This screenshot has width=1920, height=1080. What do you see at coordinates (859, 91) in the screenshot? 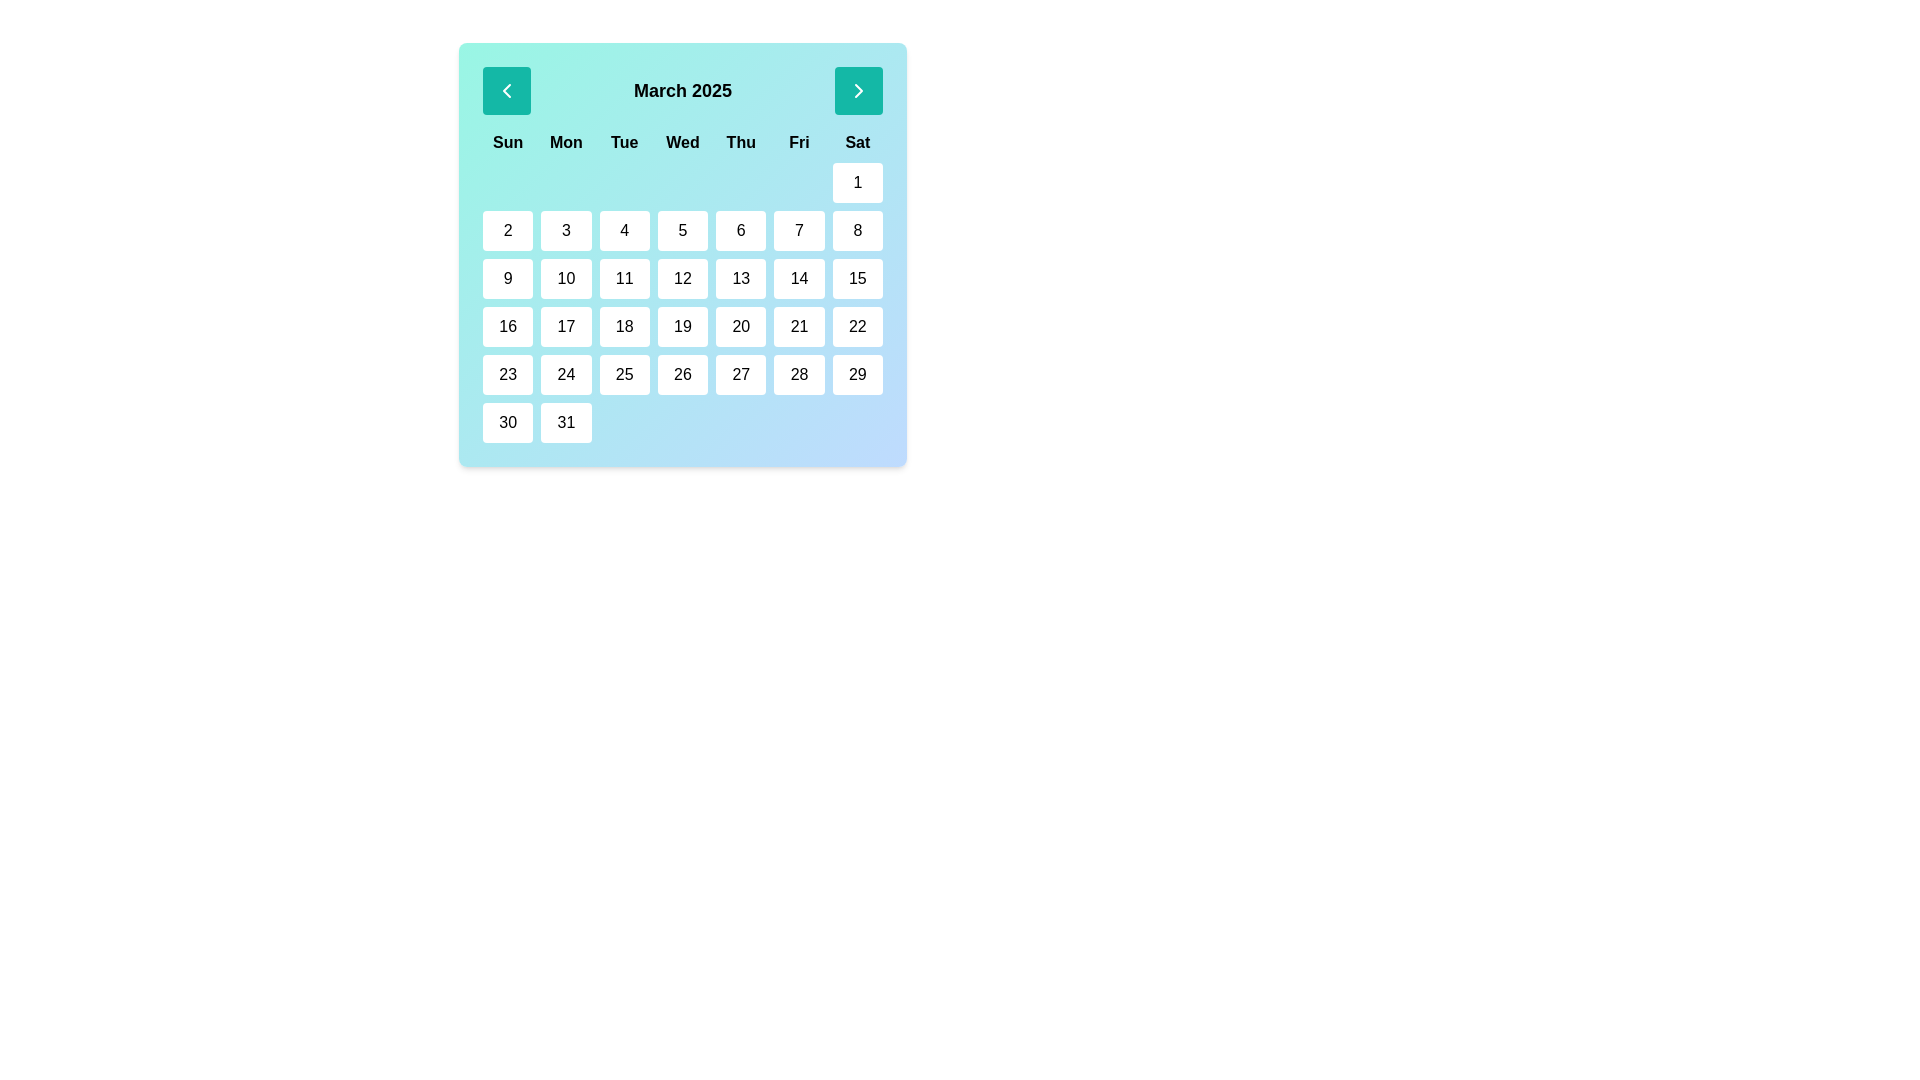
I see `the 'next' navigation icon located at the top-right corner of the calendar interface to advance to the subsequent month` at bounding box center [859, 91].